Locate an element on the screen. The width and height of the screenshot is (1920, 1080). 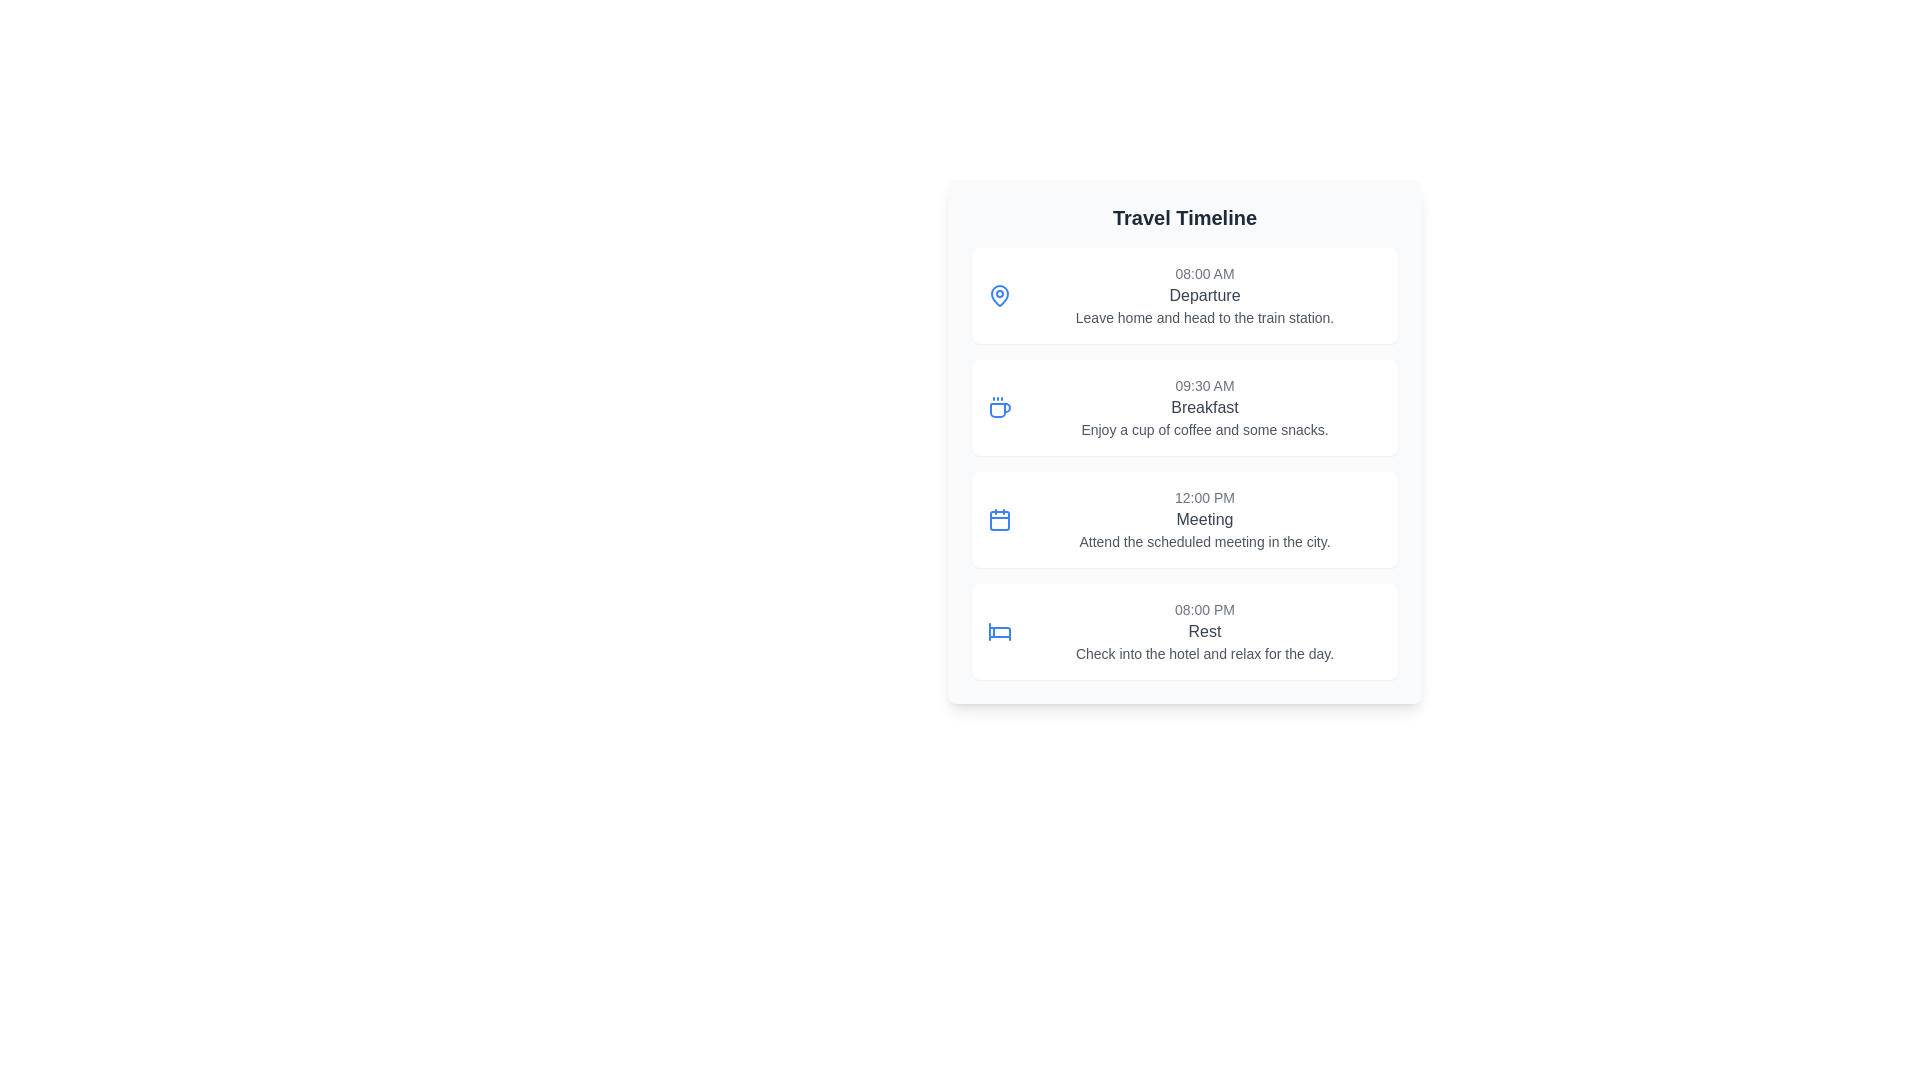
the static text element reading 'Enjoy a cup of coffee and some snacks.' which is styled in a smaller, gray font and positioned below the 'Breakfast' heading is located at coordinates (1203, 428).